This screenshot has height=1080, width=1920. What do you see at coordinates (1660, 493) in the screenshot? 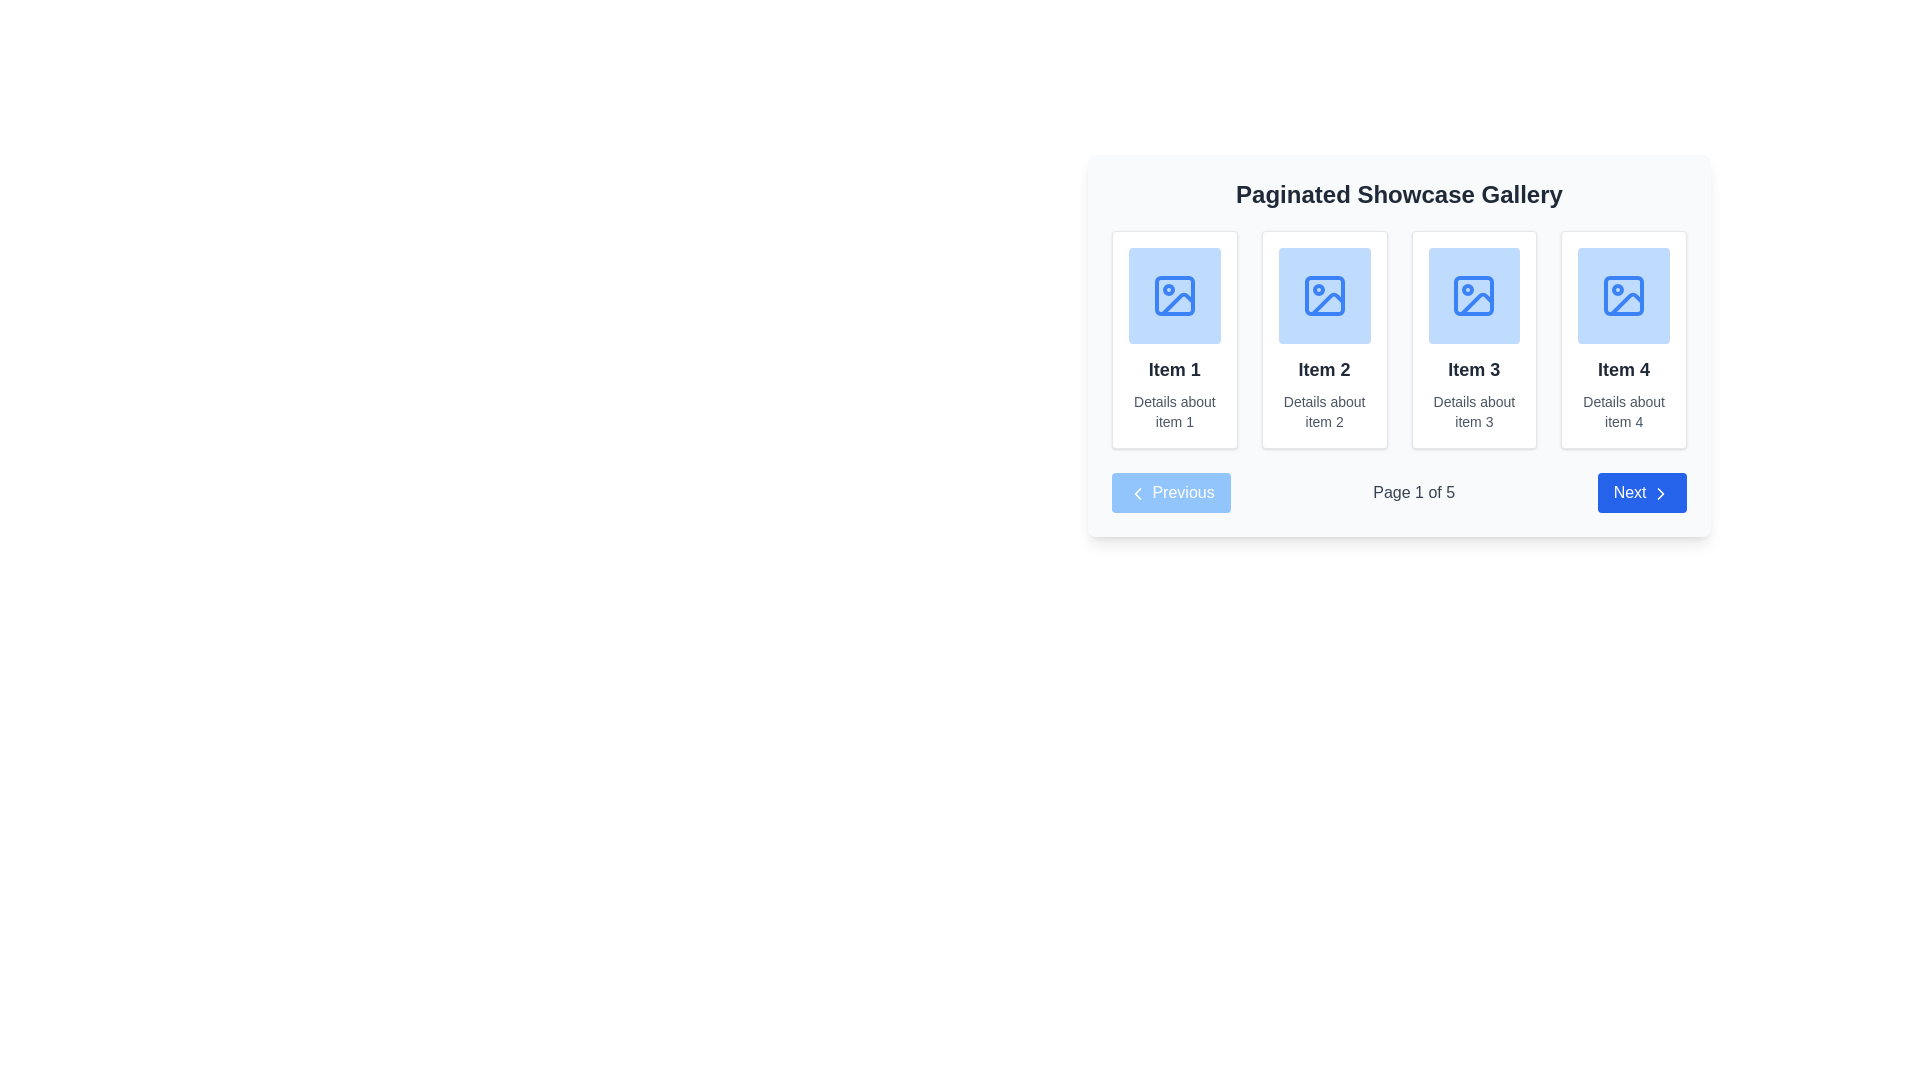
I see `the chevron-right icon within the 'Next' button located at the lower right corner of the interface` at bounding box center [1660, 493].